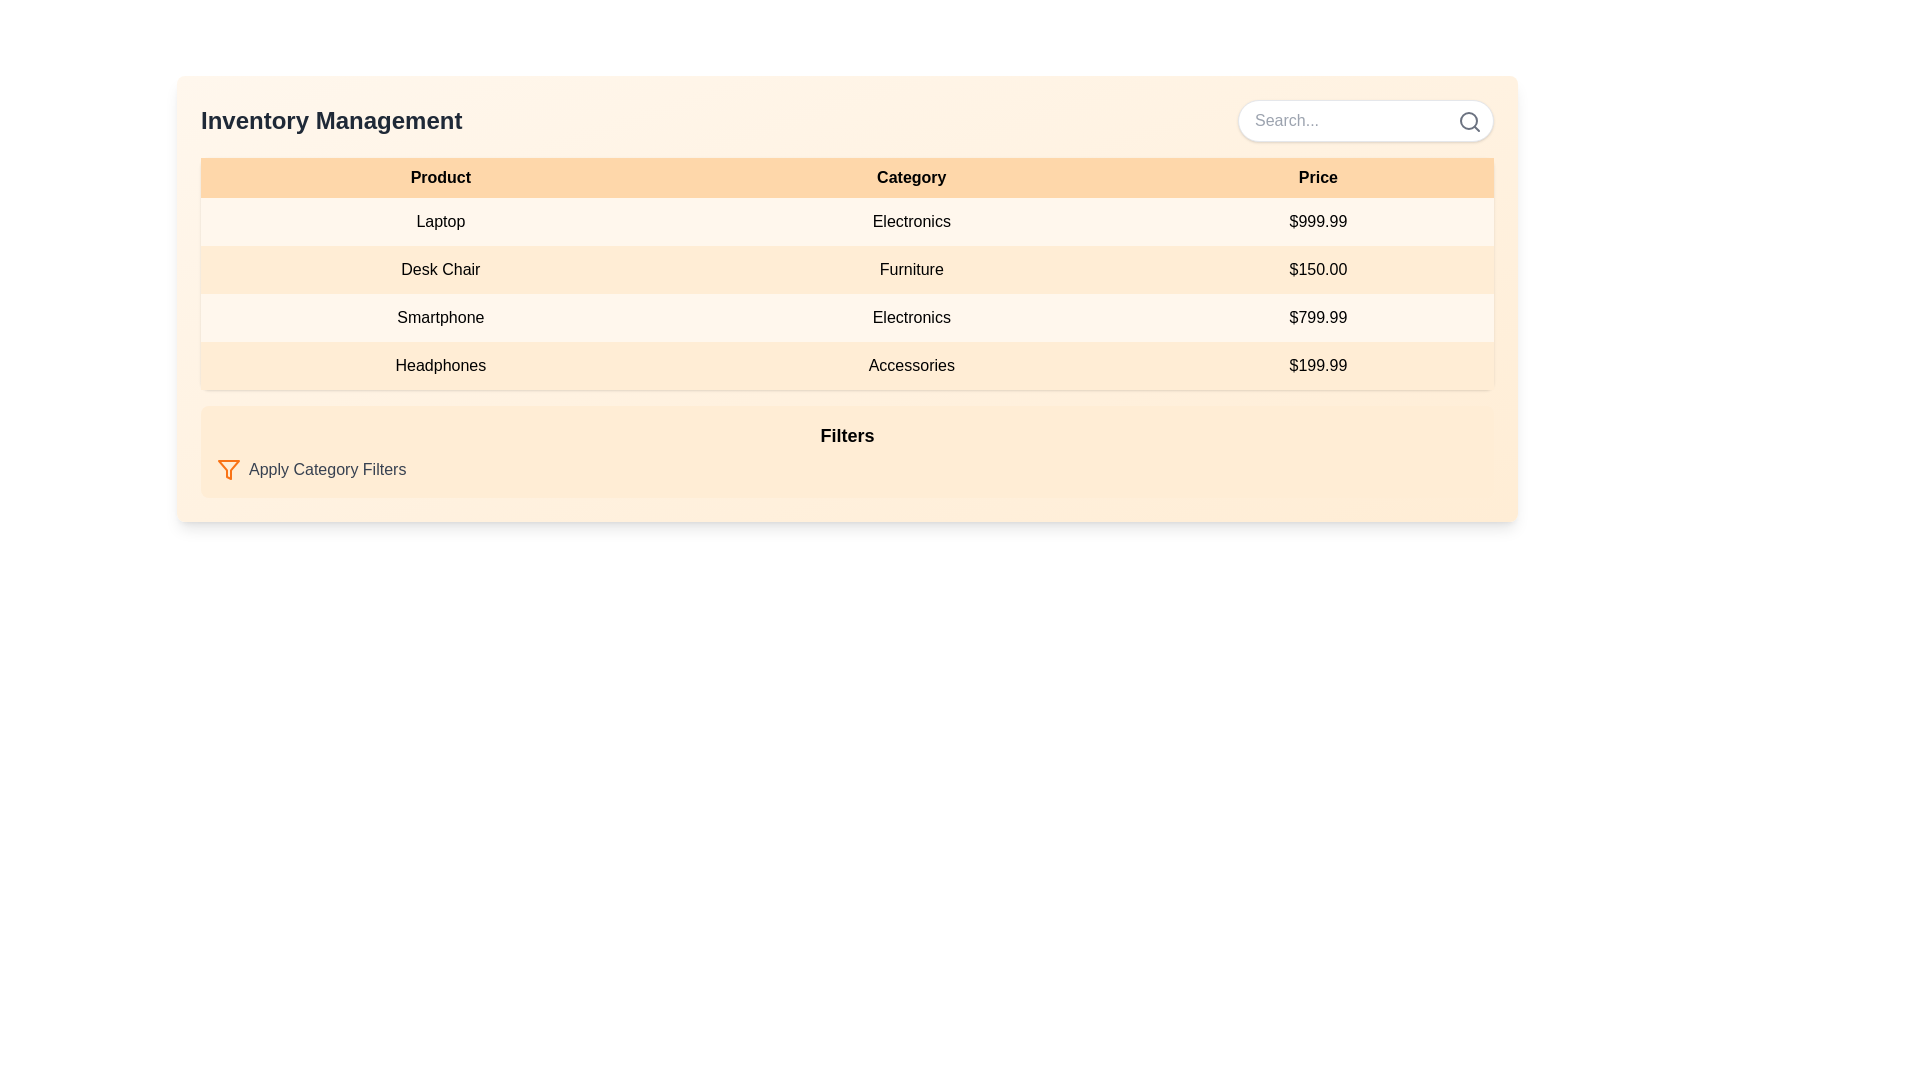 This screenshot has width=1920, height=1080. Describe the element at coordinates (910, 366) in the screenshot. I see `the 'Accessories' text label in the last row of the table, which is centered in the 'Category' column with a light peach background` at that location.